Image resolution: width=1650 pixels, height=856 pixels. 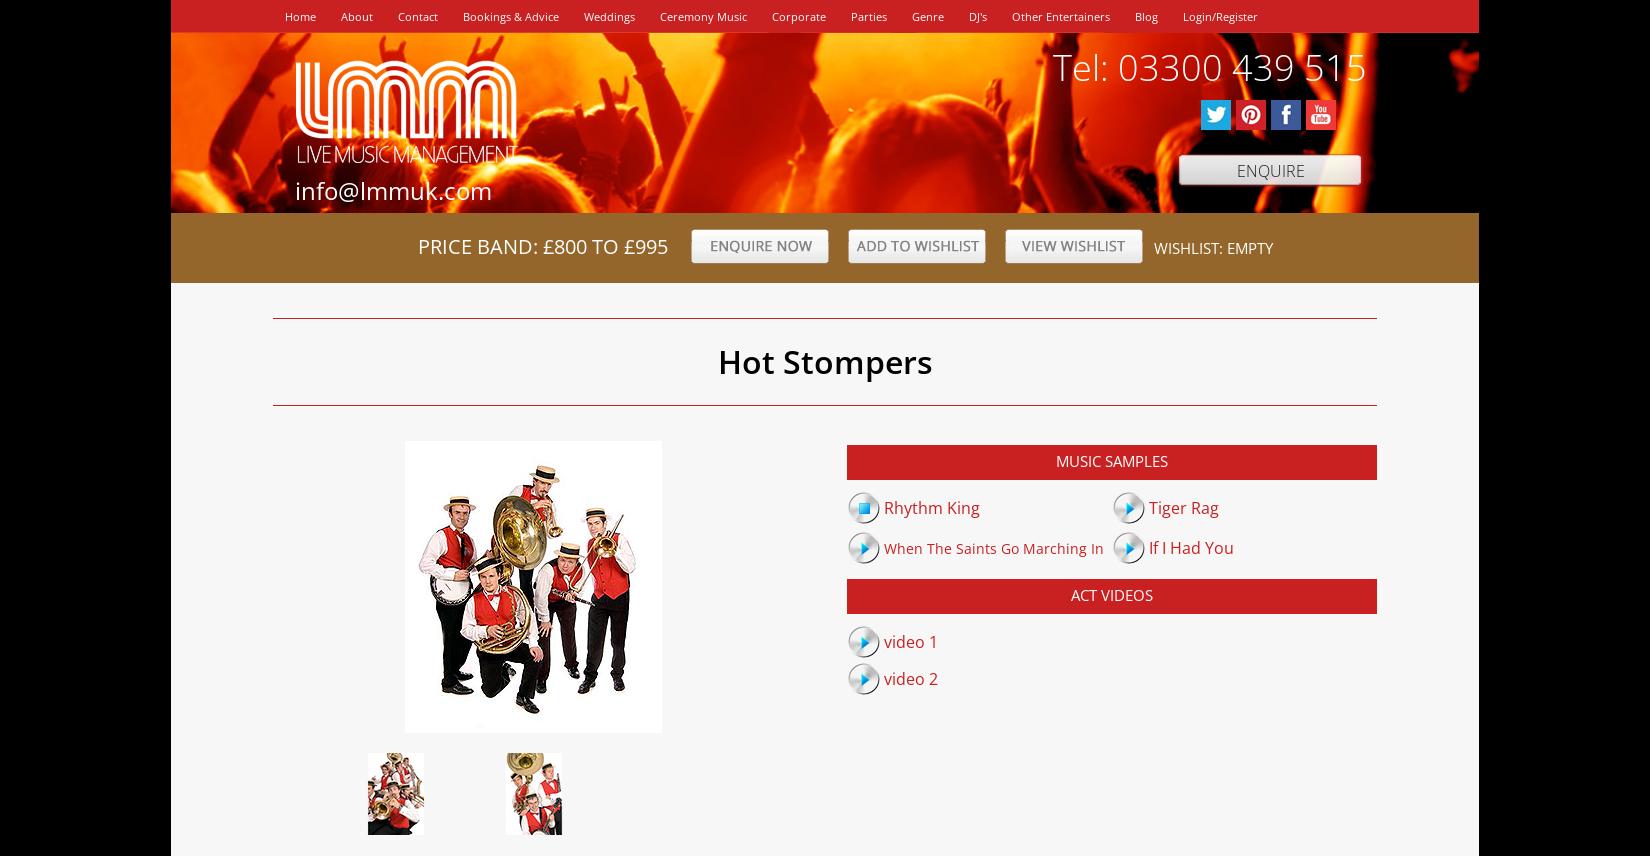 What do you see at coordinates (1111, 460) in the screenshot?
I see `'Music Samples'` at bounding box center [1111, 460].